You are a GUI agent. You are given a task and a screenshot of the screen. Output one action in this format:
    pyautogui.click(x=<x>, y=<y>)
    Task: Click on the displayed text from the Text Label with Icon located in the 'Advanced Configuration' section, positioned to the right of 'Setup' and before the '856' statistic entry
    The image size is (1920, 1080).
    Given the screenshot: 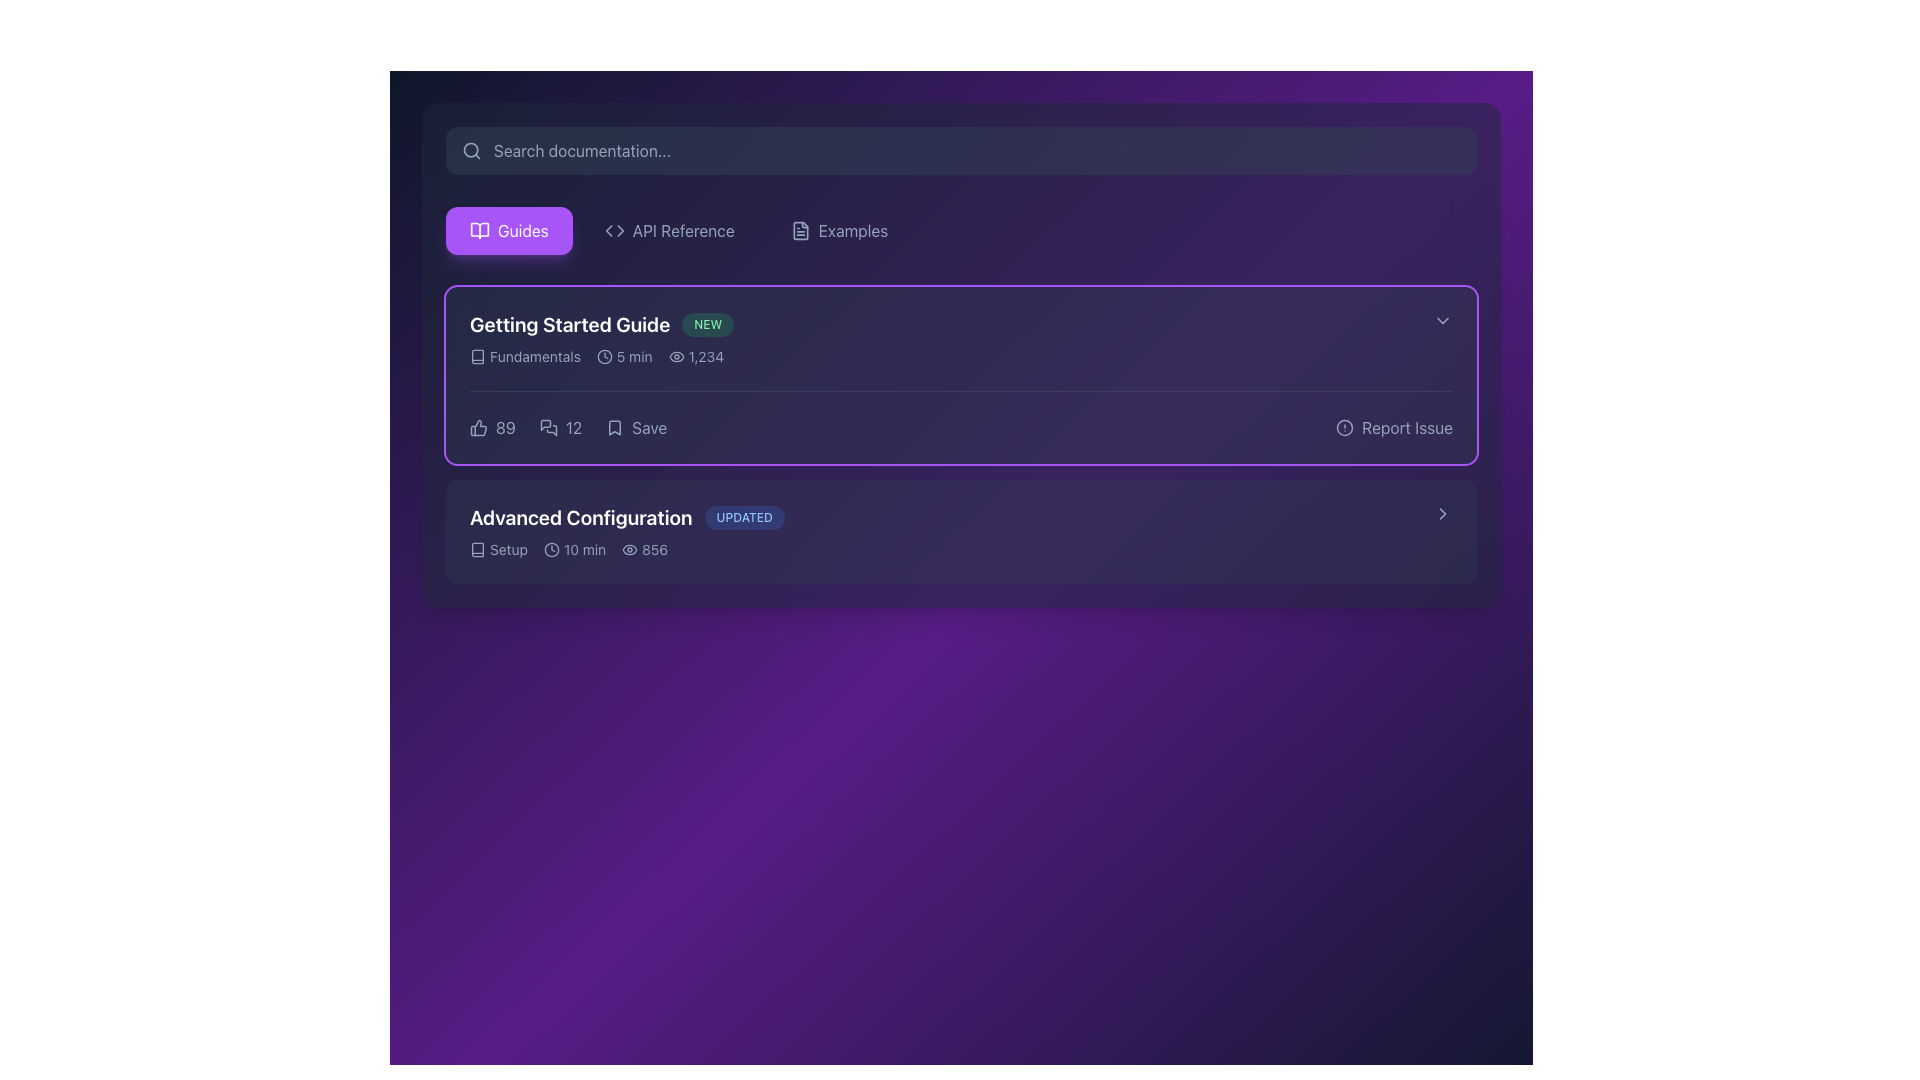 What is the action you would take?
    pyautogui.click(x=574, y=550)
    